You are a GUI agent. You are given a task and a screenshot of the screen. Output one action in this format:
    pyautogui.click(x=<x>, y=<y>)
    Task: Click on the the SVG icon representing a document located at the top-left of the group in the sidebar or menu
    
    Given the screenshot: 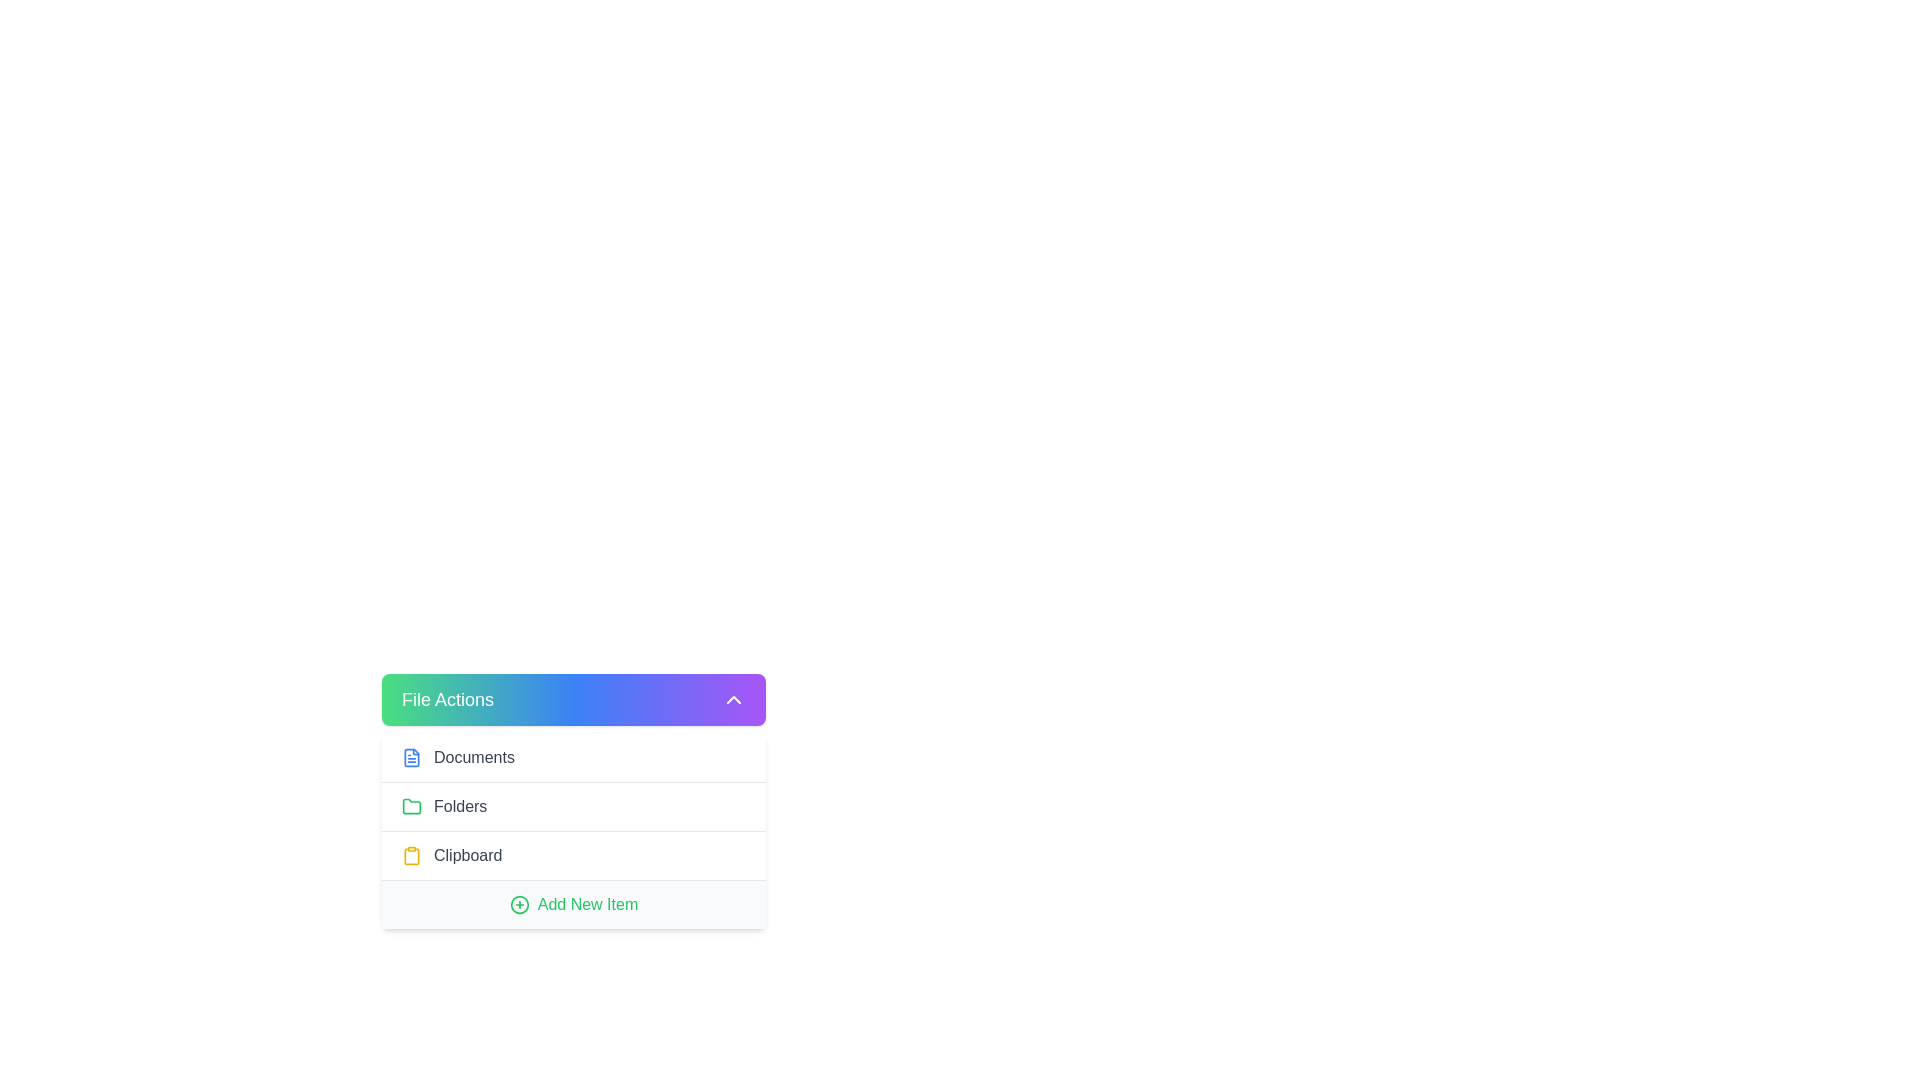 What is the action you would take?
    pyautogui.click(x=411, y=758)
    